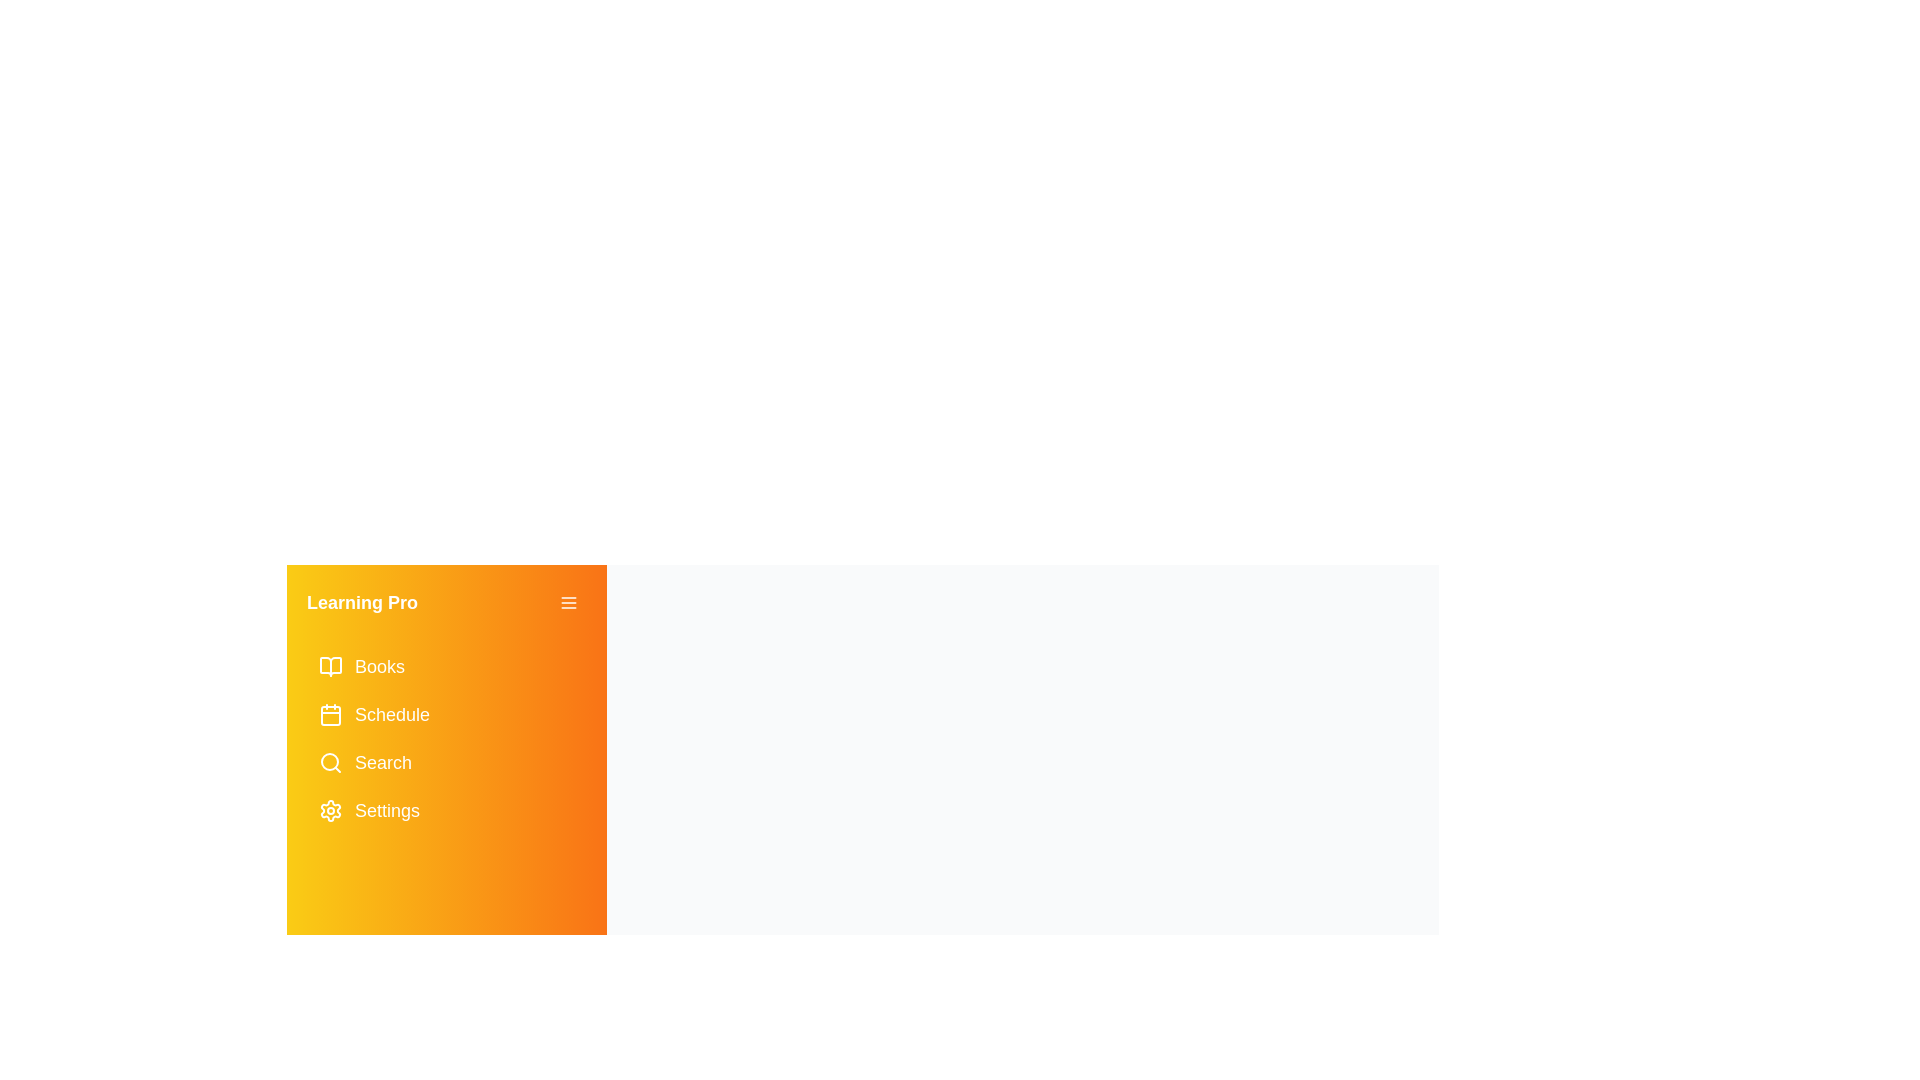 This screenshot has width=1920, height=1080. I want to click on the Settings navigation item in the drawer, so click(445, 810).